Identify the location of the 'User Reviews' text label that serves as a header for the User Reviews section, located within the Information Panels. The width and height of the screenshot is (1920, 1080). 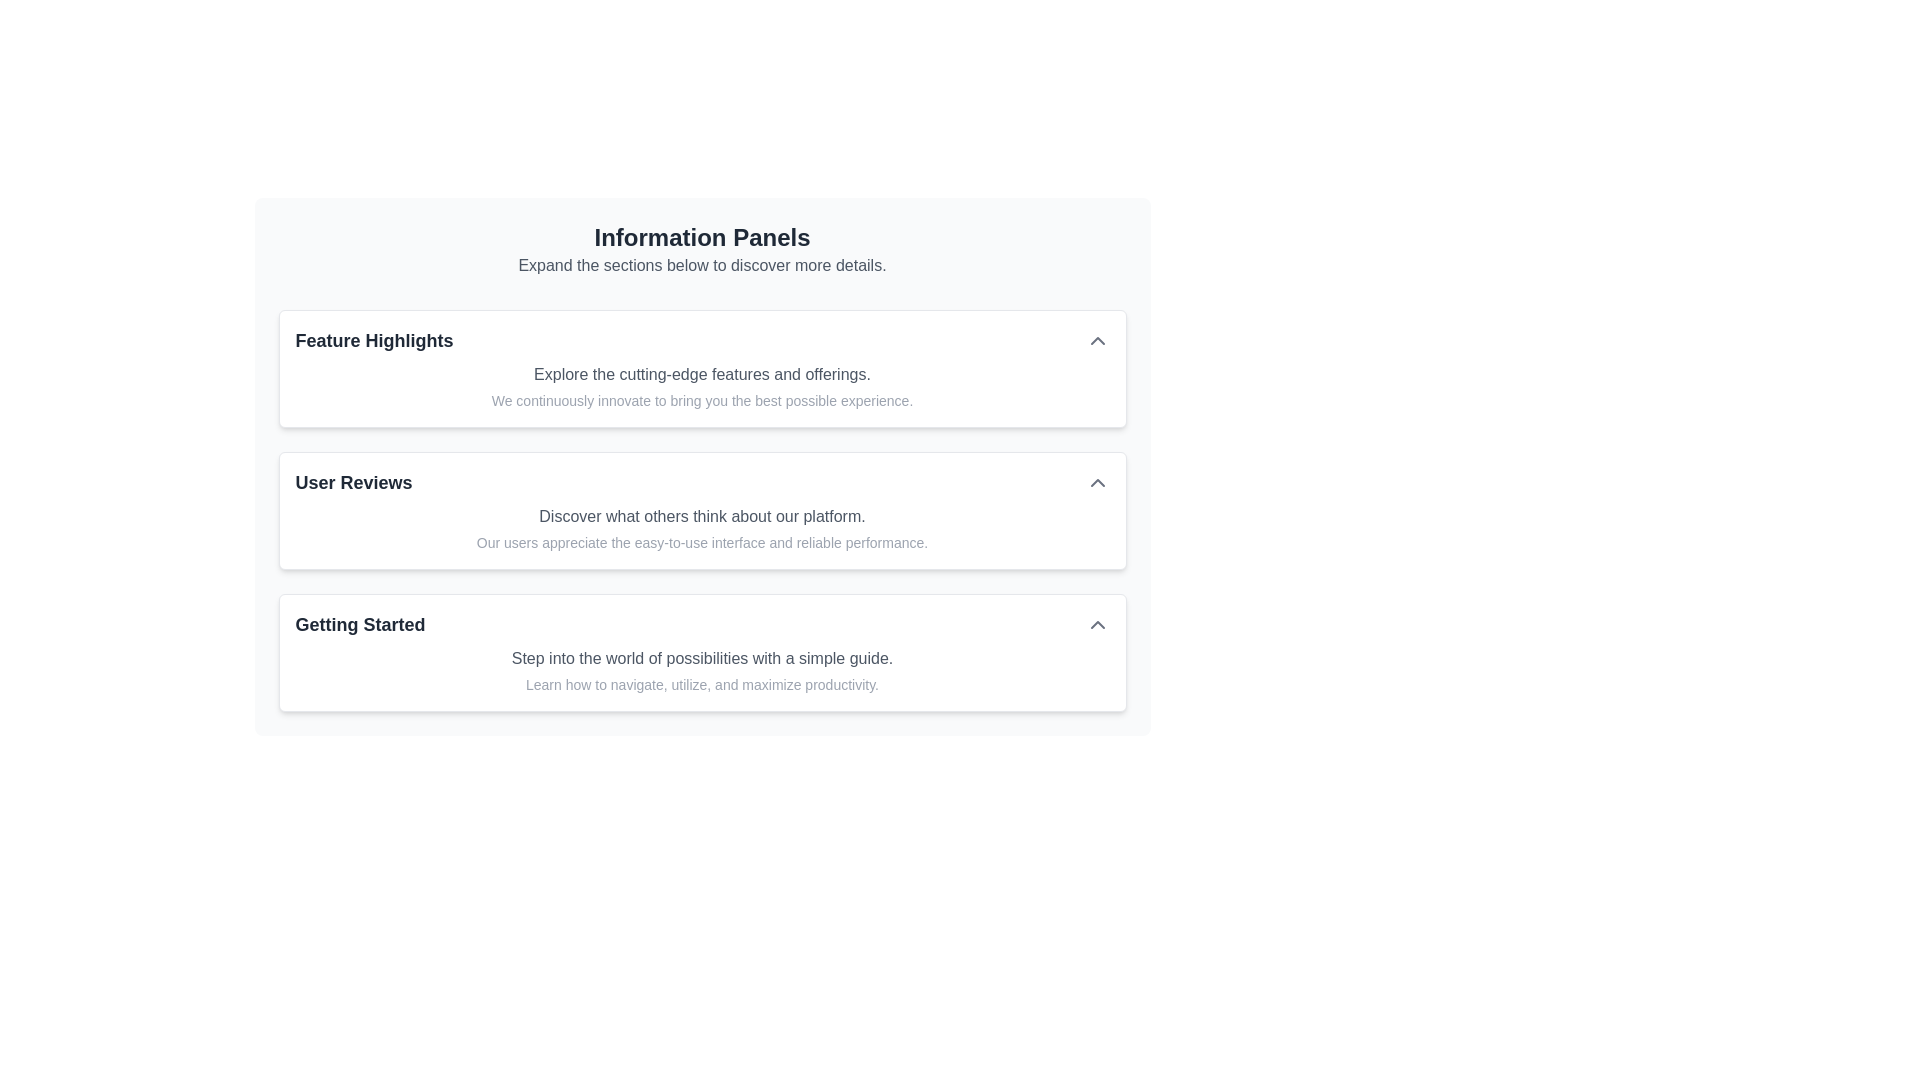
(354, 482).